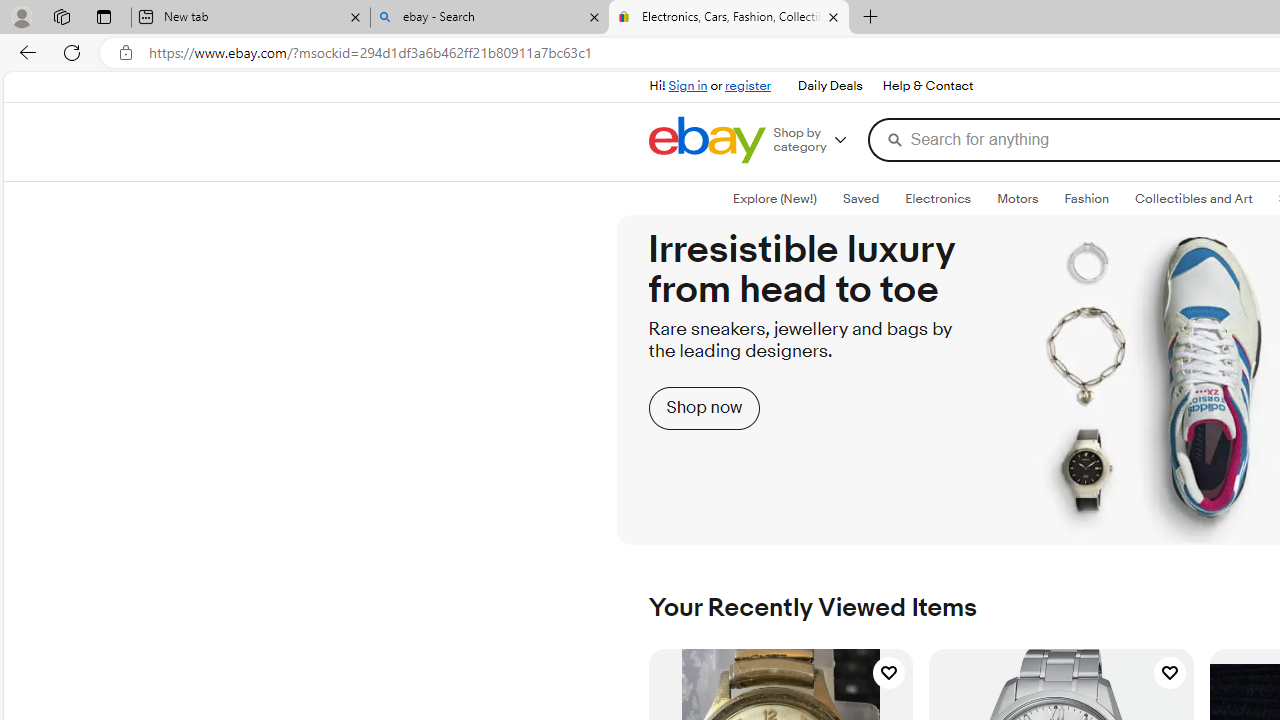 This screenshot has width=1280, height=720. What do you see at coordinates (706, 139) in the screenshot?
I see `'eBay Home'` at bounding box center [706, 139].